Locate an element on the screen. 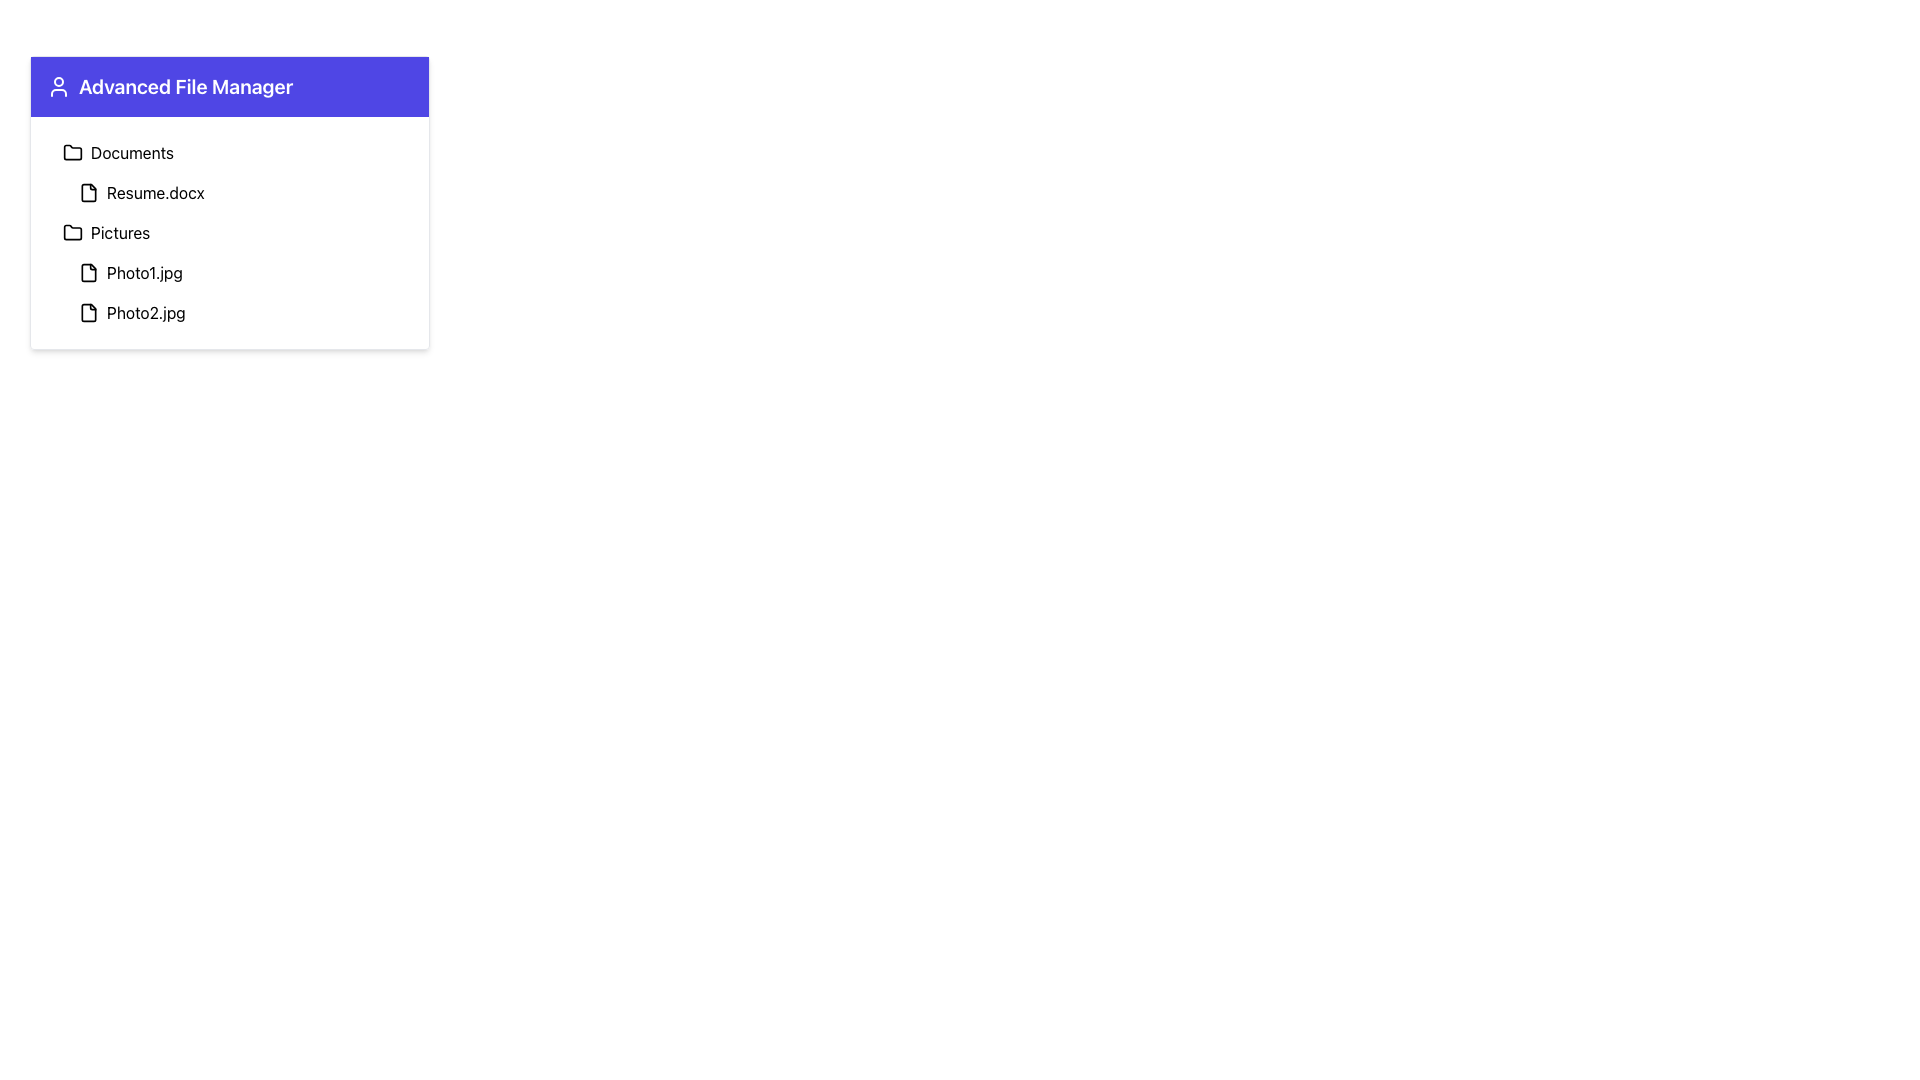 The image size is (1920, 1080). the folder icon located as the first item under the 'Documents' label in the 'Advanced File Manager' panel is located at coordinates (72, 152).